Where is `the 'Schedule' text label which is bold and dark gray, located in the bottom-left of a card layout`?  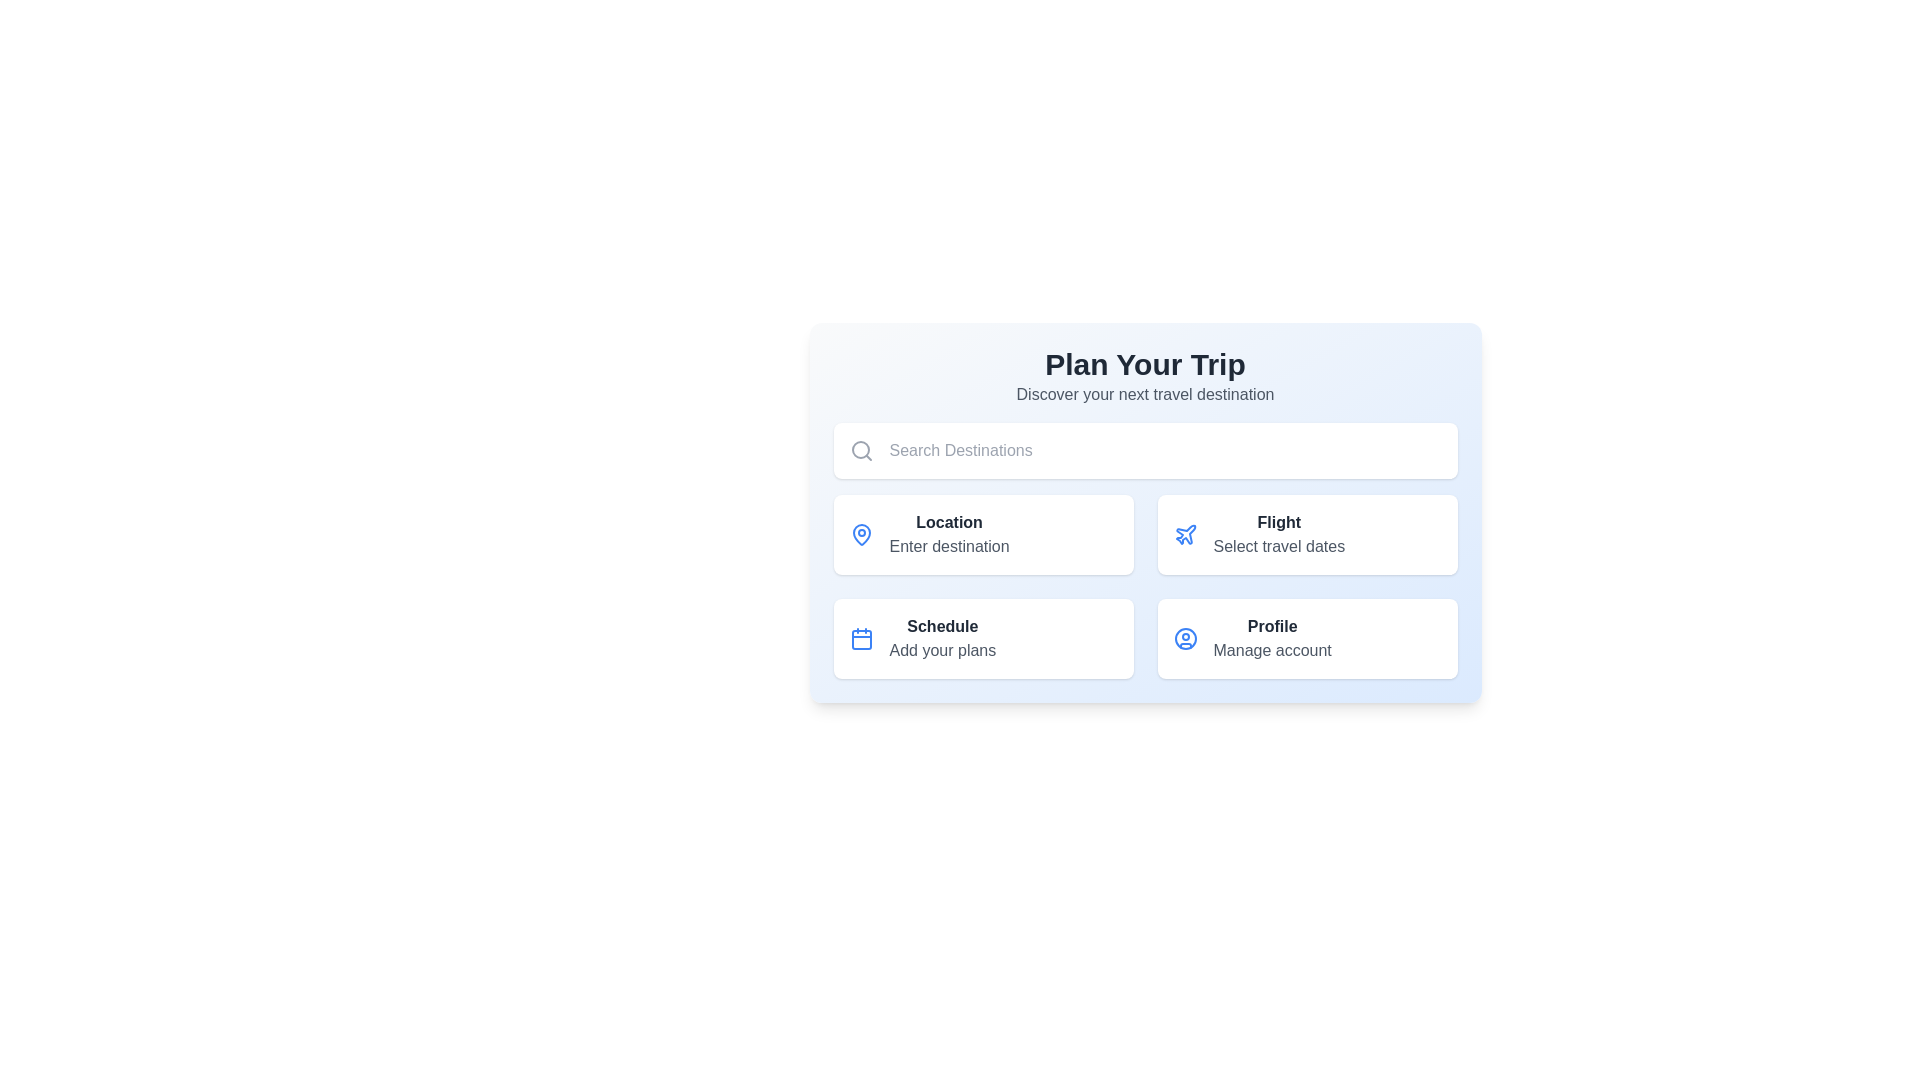
the 'Schedule' text label which is bold and dark gray, located in the bottom-left of a card layout is located at coordinates (941, 639).